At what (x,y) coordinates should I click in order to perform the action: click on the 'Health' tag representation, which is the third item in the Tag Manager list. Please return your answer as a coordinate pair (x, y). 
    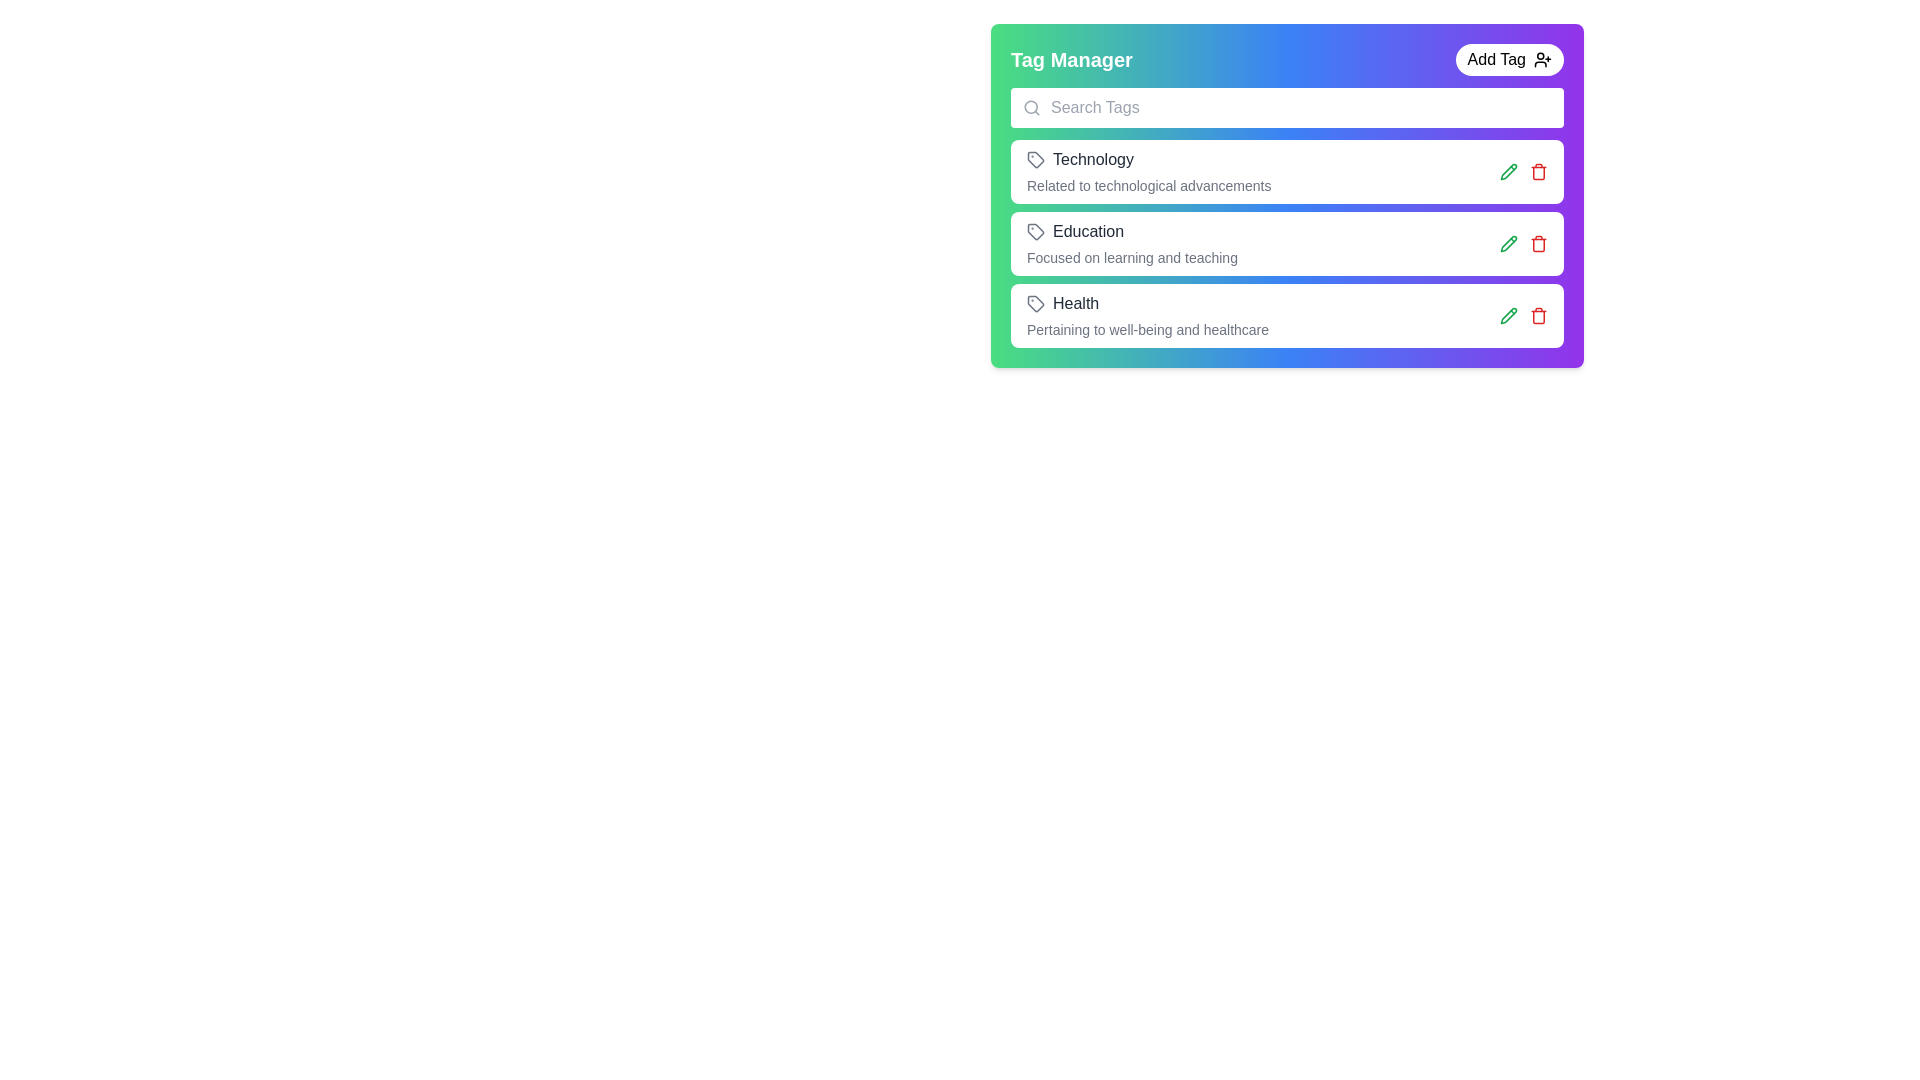
    Looking at the image, I should click on (1147, 304).